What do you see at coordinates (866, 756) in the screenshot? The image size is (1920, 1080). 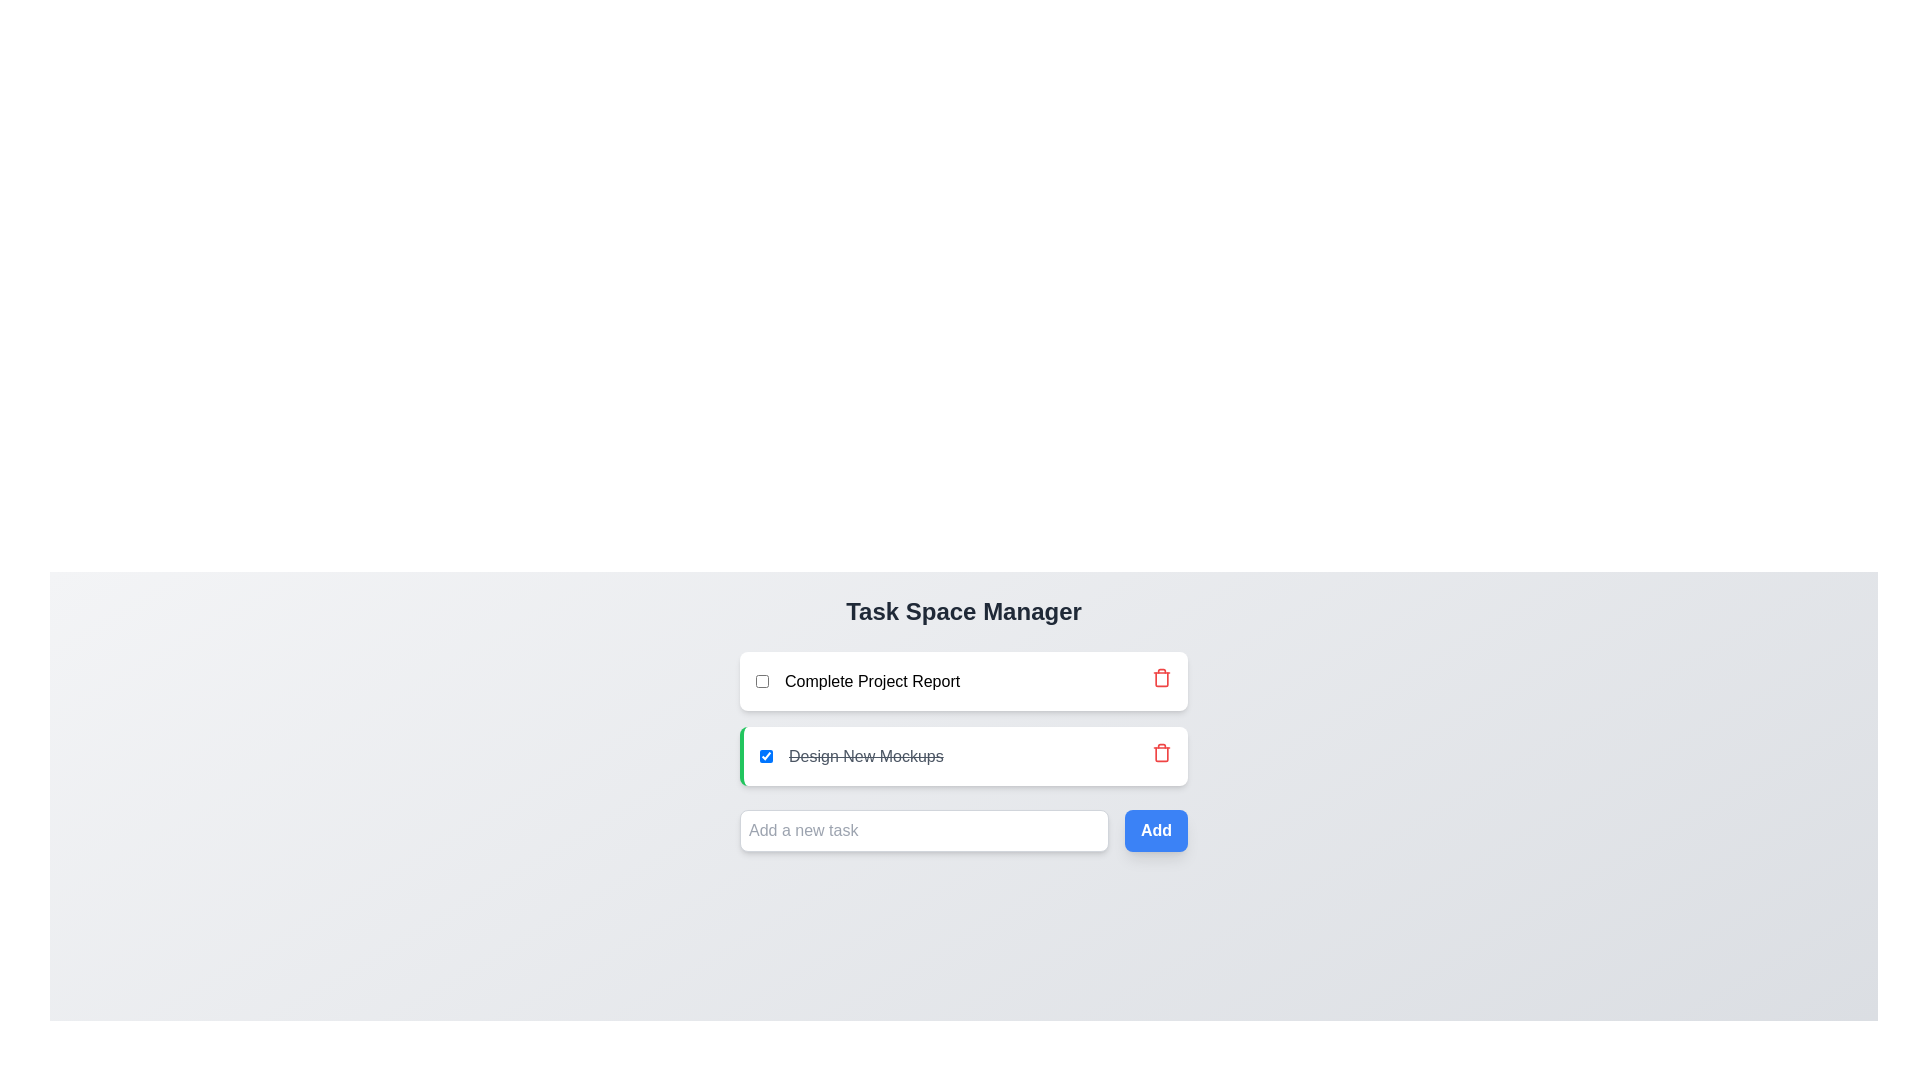 I see `the text label that indicates the completed task 'Design New Mockups', which has a strikethrough style and is located to the right of a checked checkbox under 'Task Space Manager'` at bounding box center [866, 756].